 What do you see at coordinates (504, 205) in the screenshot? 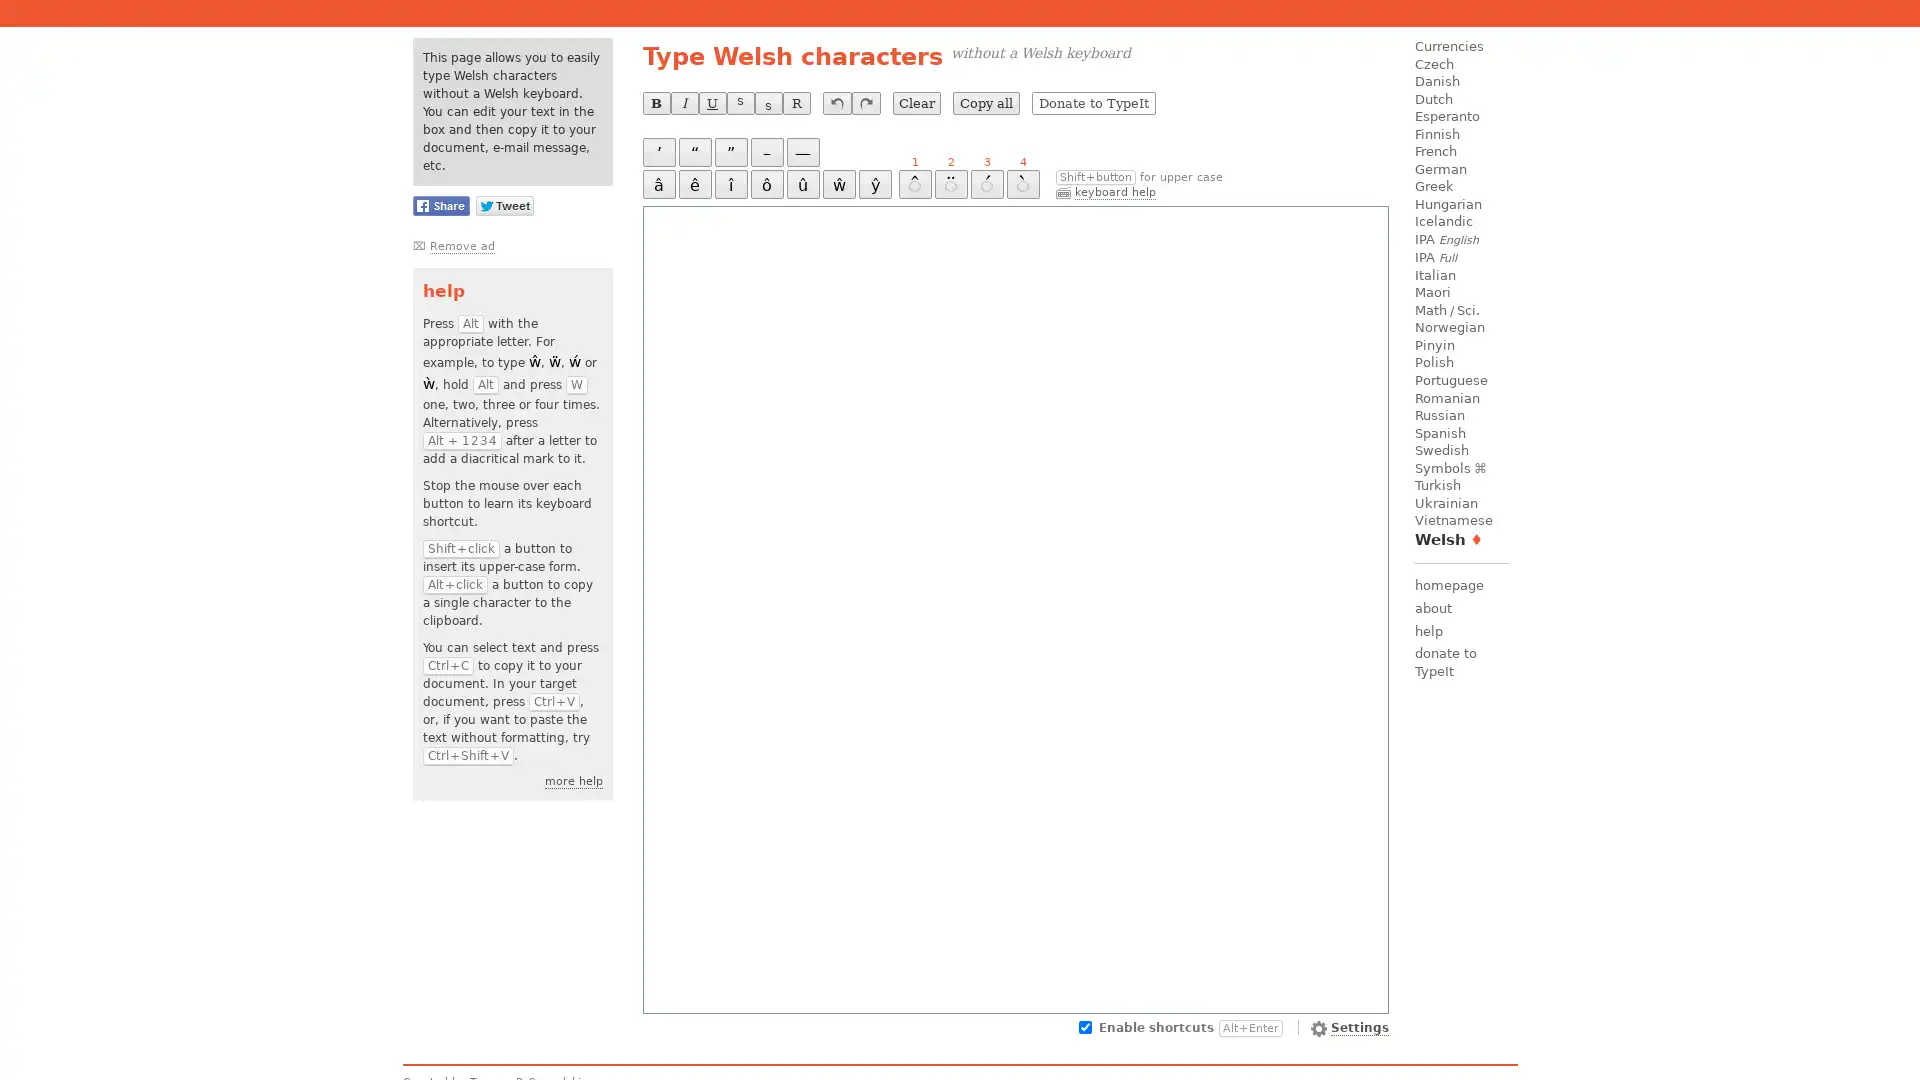
I see `Share this page on Twitter` at bounding box center [504, 205].